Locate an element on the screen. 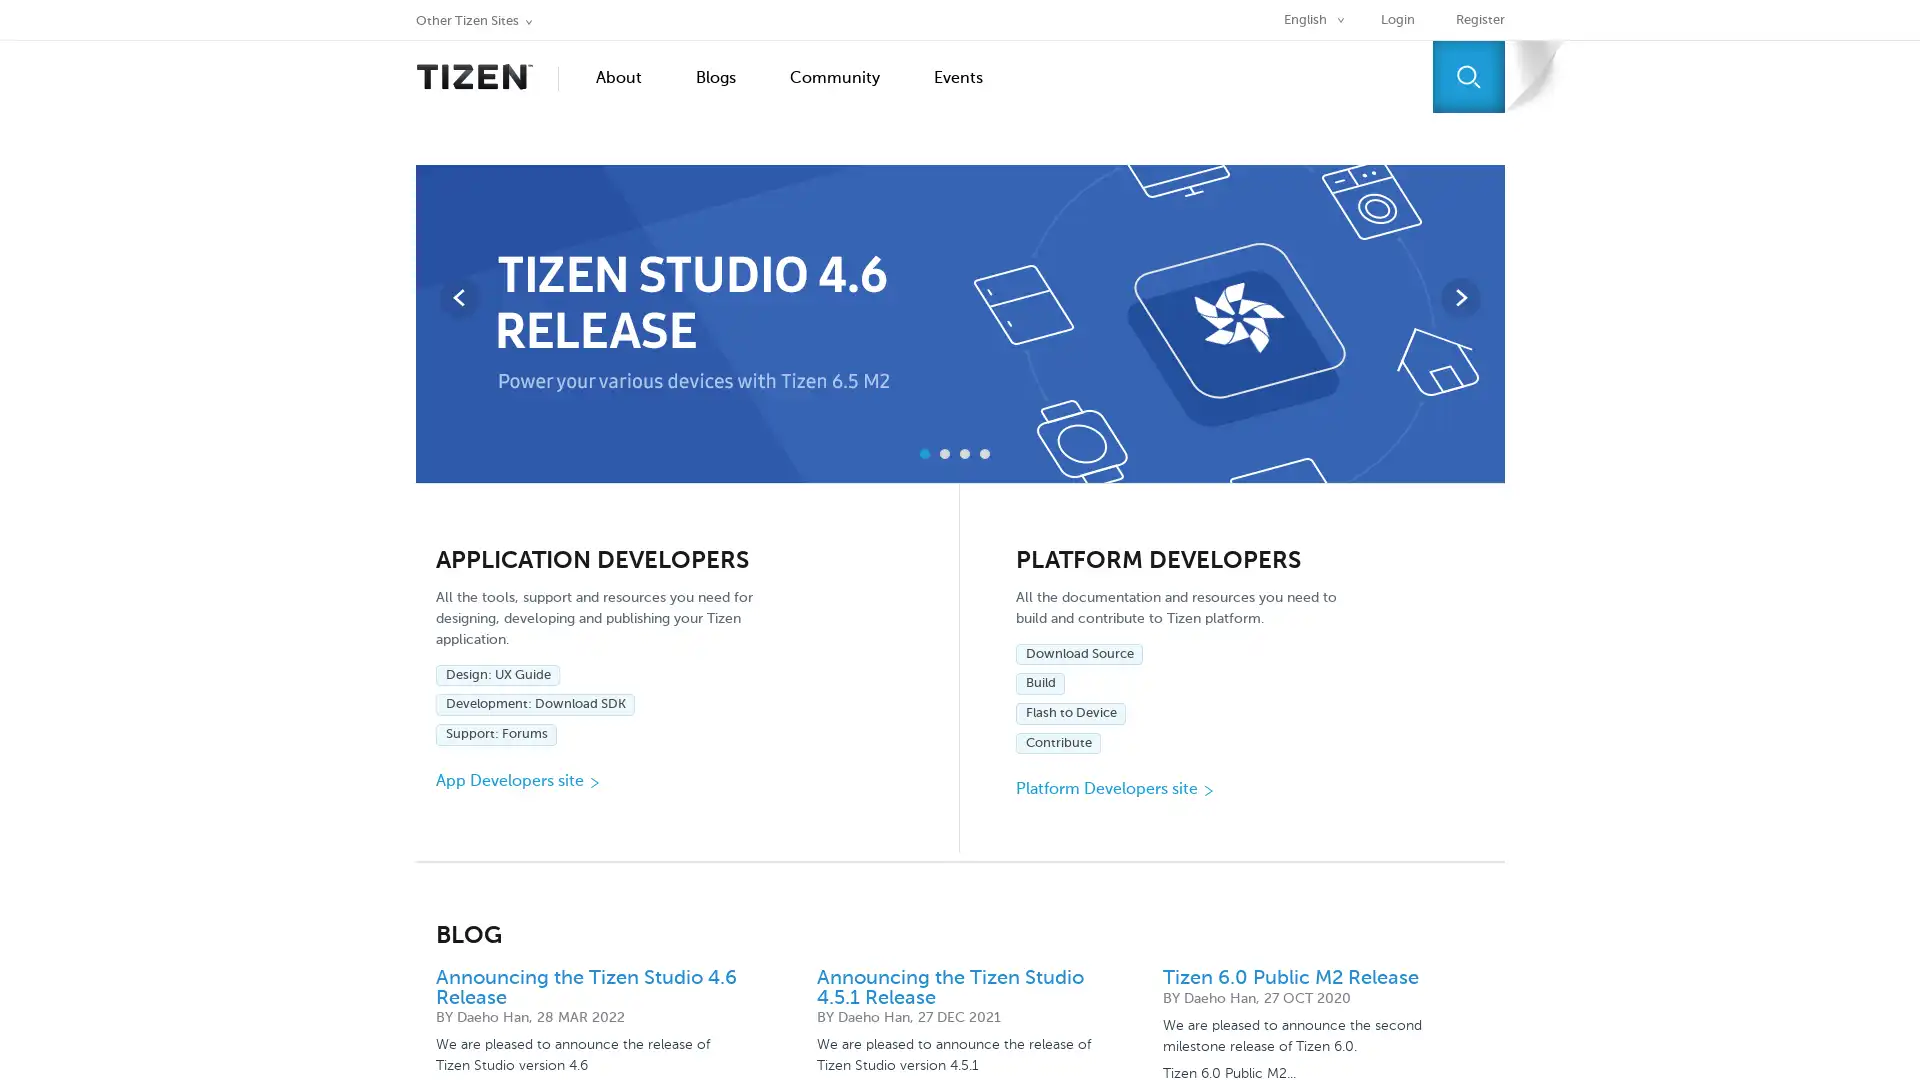 The height and width of the screenshot is (1080, 1920). 3 is located at coordinates (964, 454).